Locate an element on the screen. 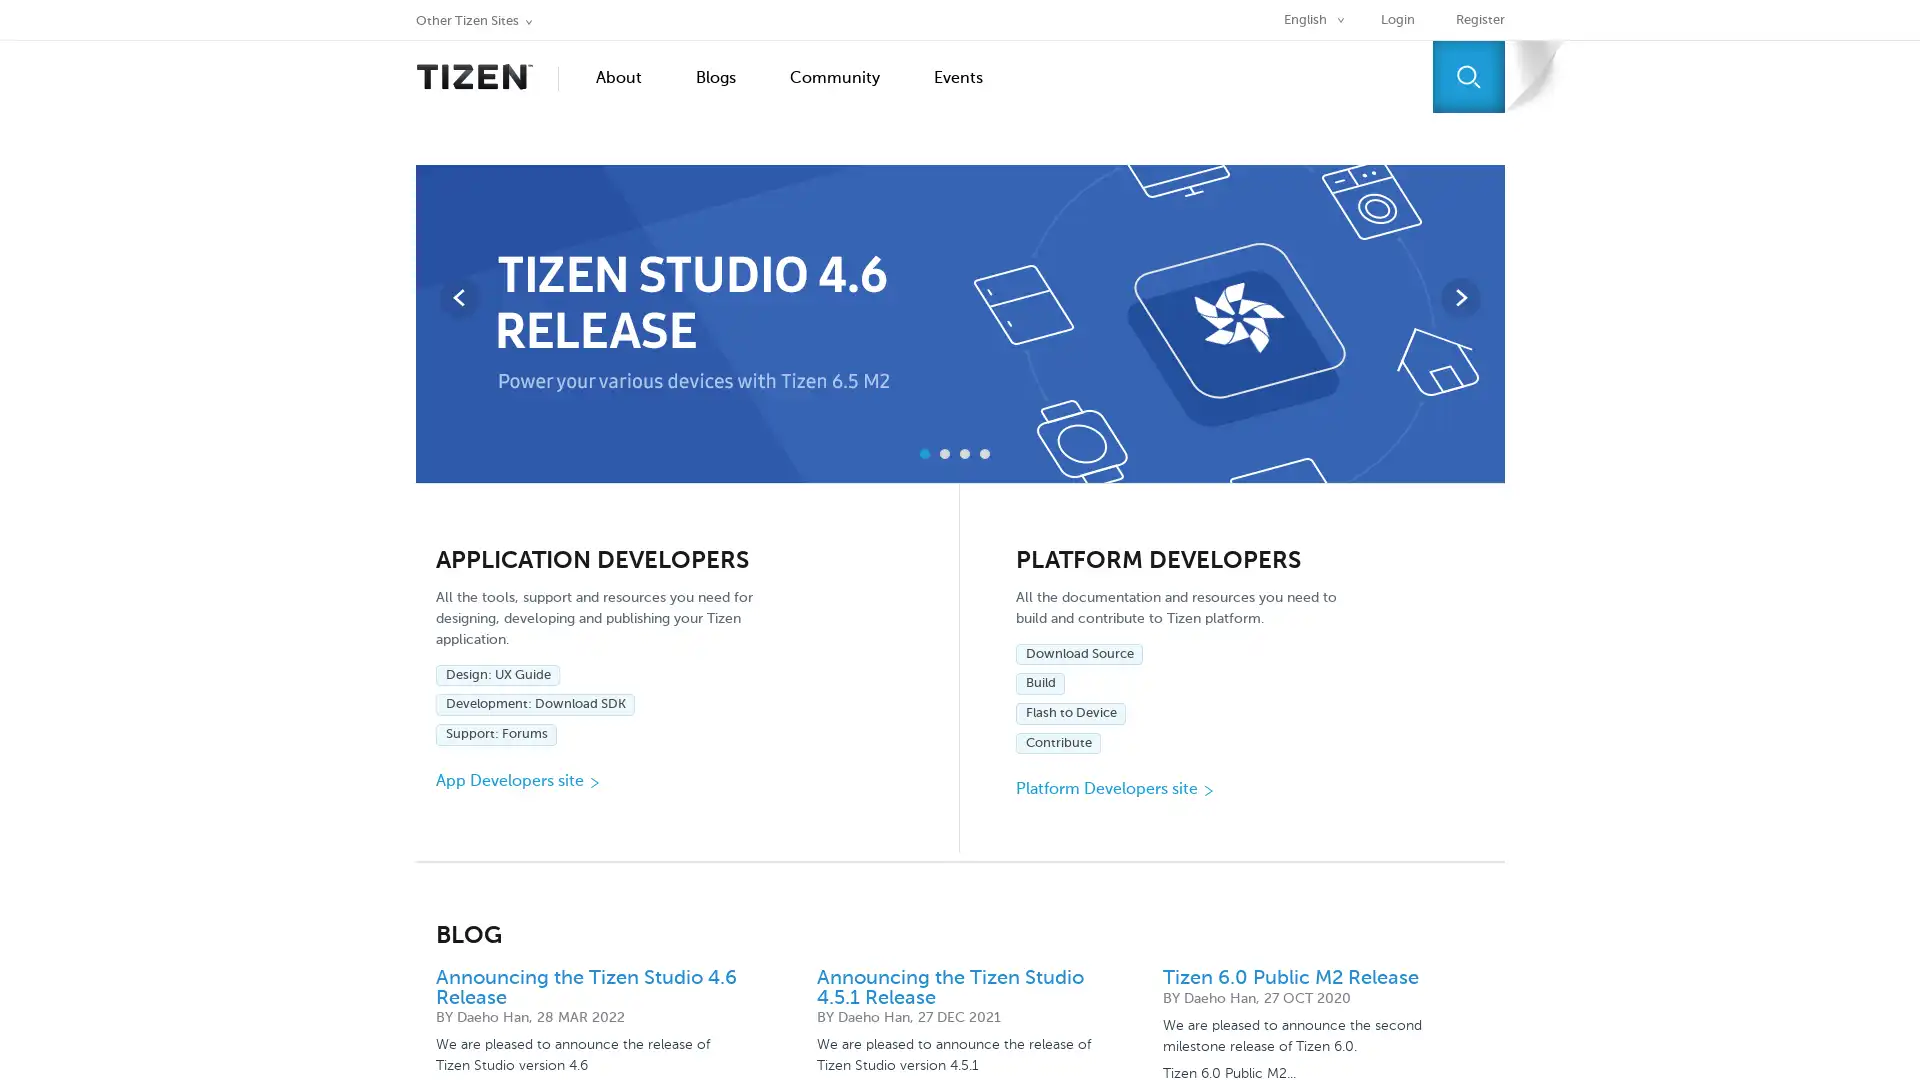 The height and width of the screenshot is (1080, 1920). 3 is located at coordinates (964, 454).